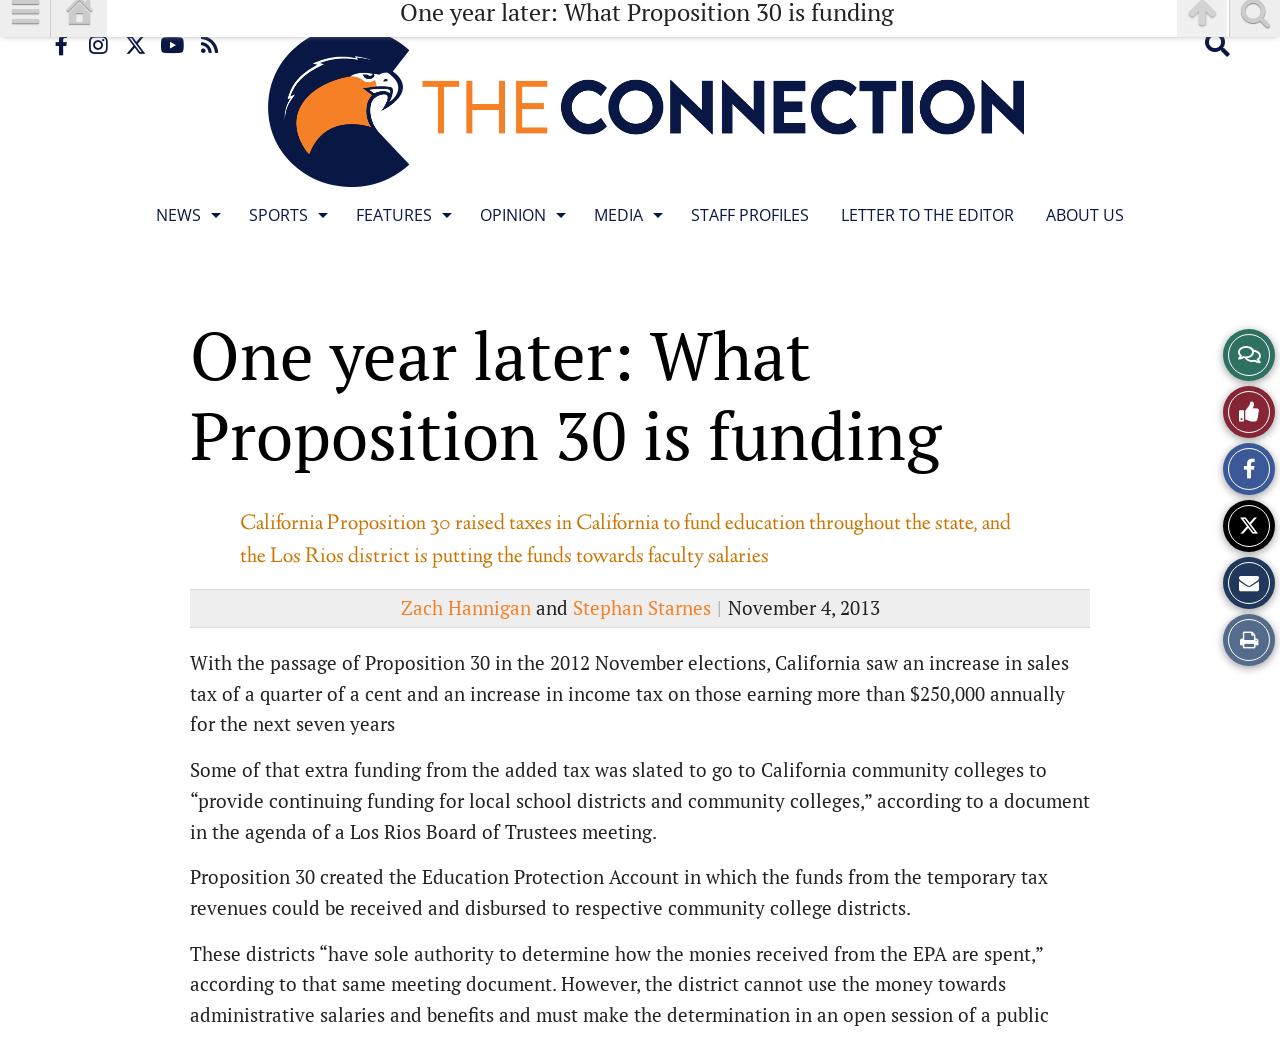 The image size is (1280, 1037). Describe the element at coordinates (618, 891) in the screenshot. I see `'Proposition 30 created the Education Protection Account in which the funds from the temporary tax revenues could be received and disbursed to respective community college districts.'` at that location.